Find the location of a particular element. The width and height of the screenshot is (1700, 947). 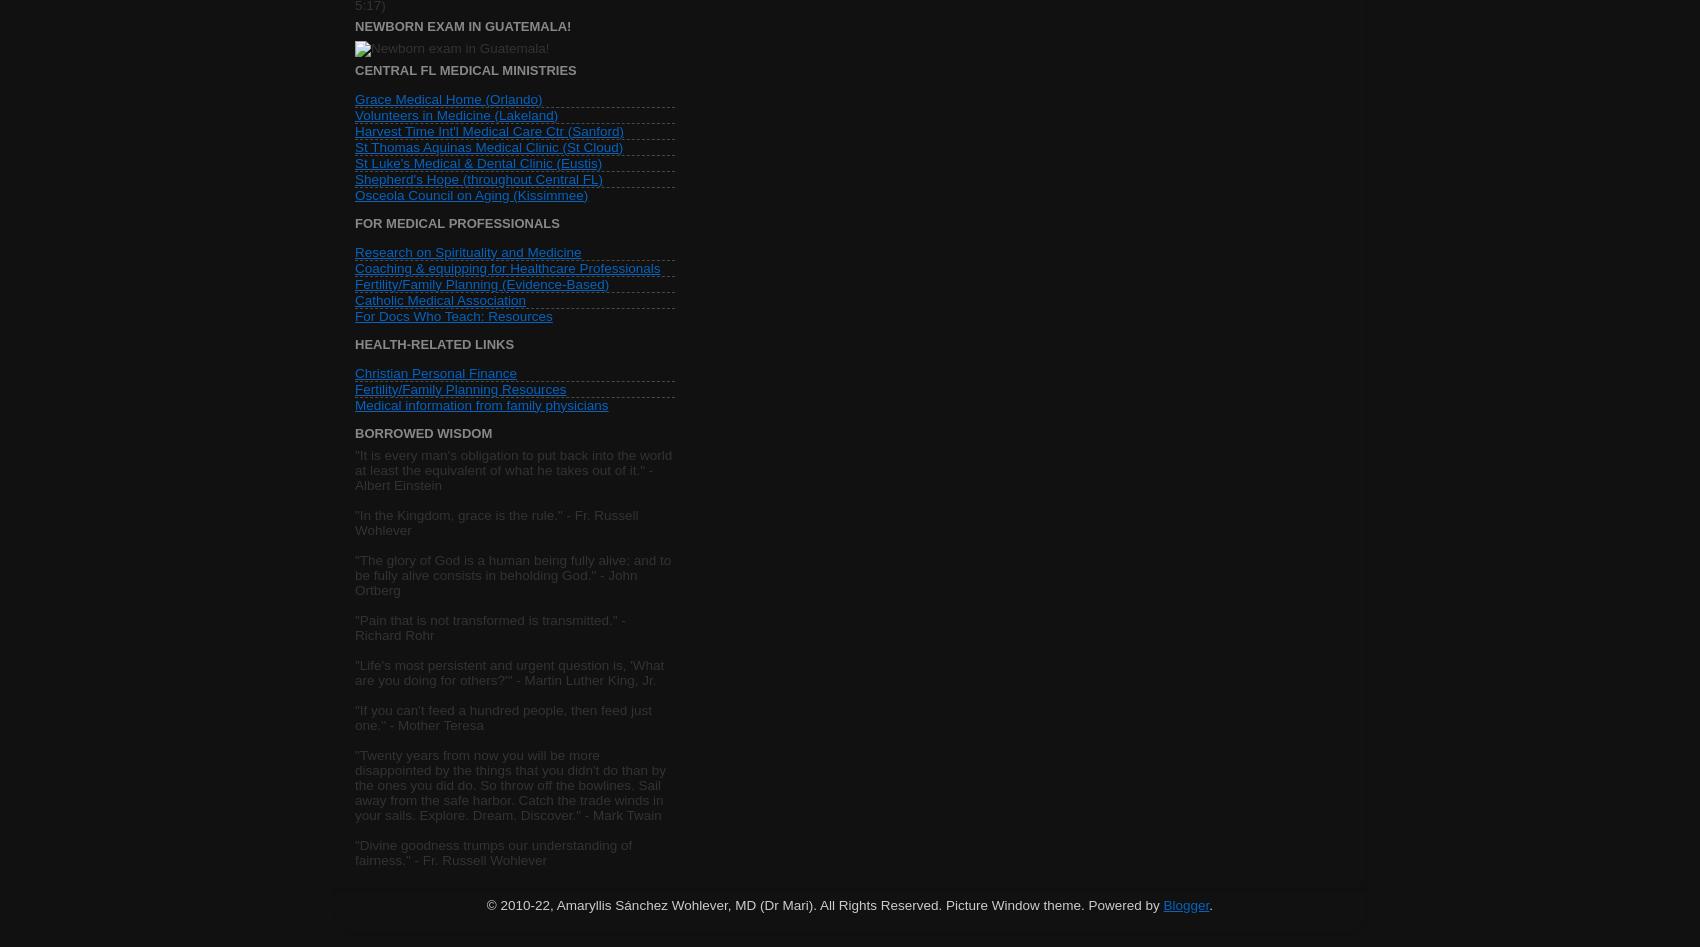

'Grace Medical Home (Orlando)' is located at coordinates (353, 97).